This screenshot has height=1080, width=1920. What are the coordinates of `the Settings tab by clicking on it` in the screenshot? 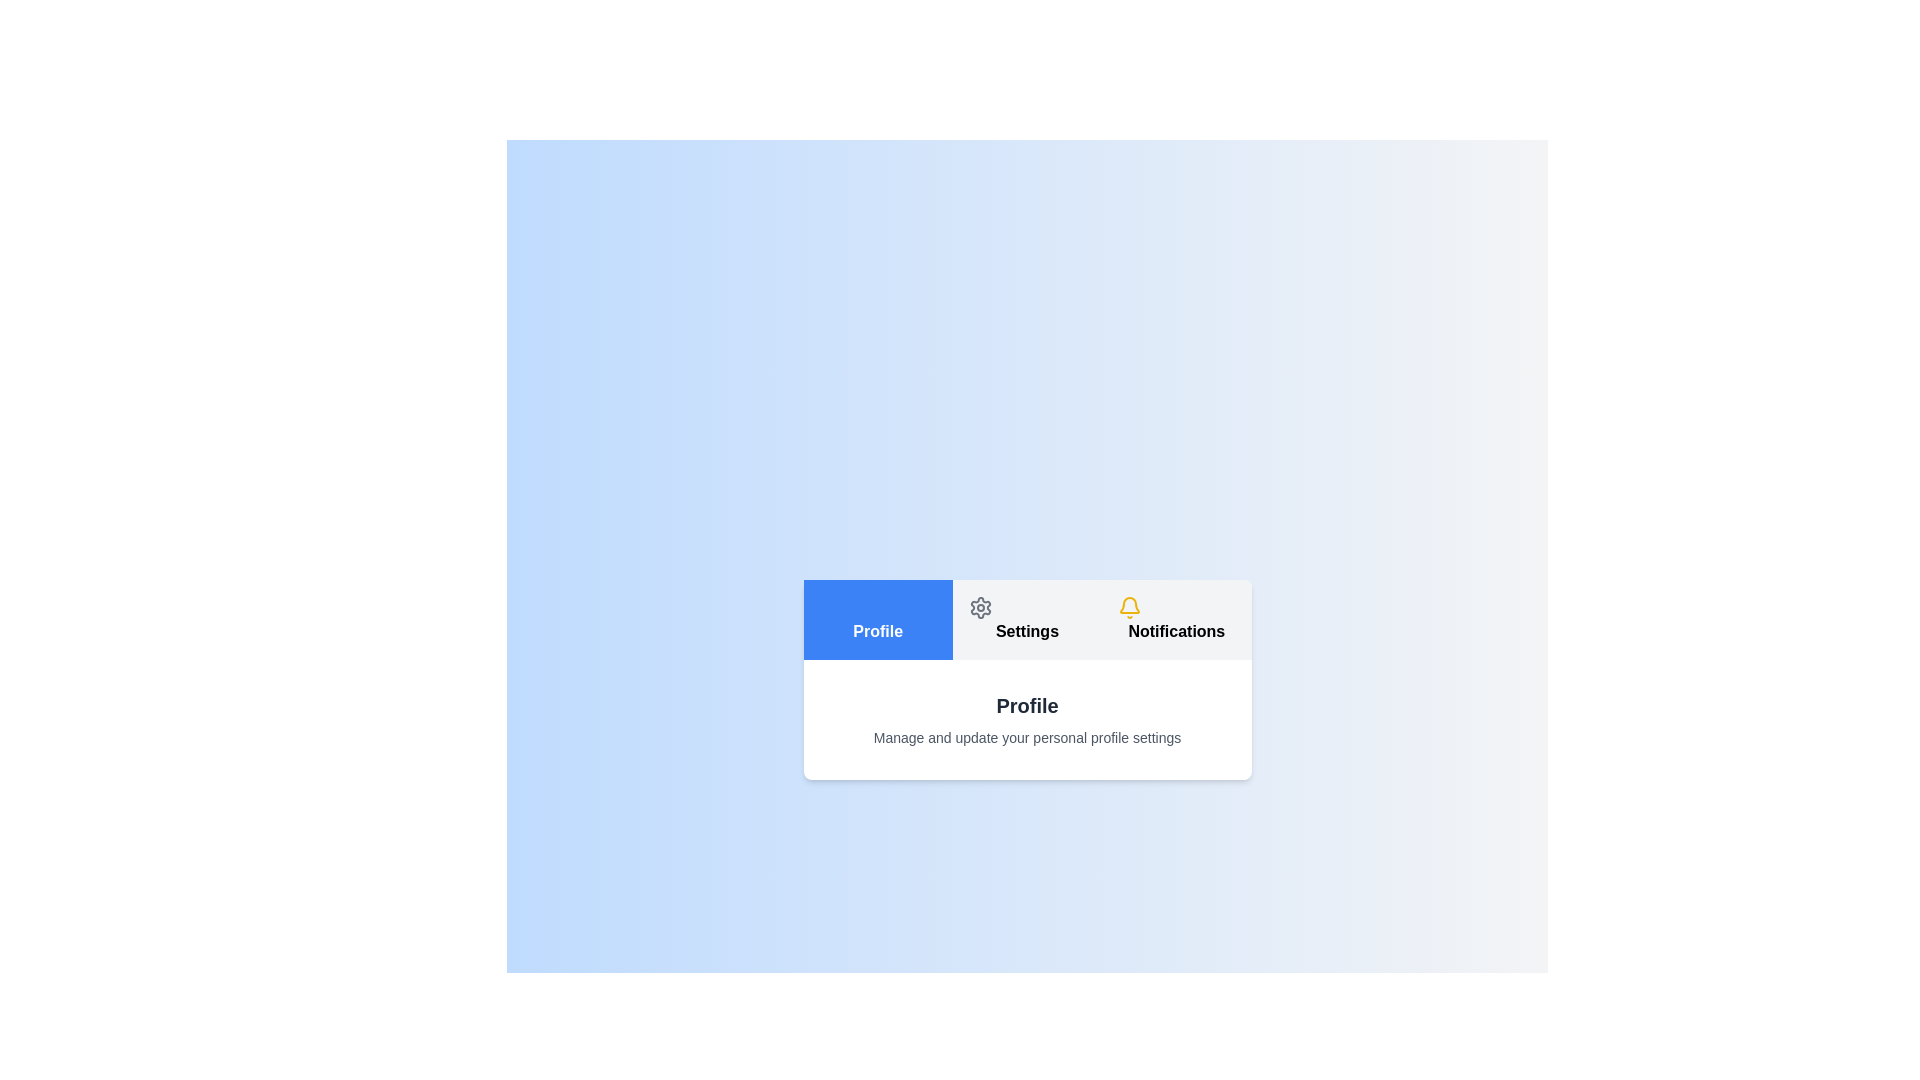 It's located at (1027, 619).